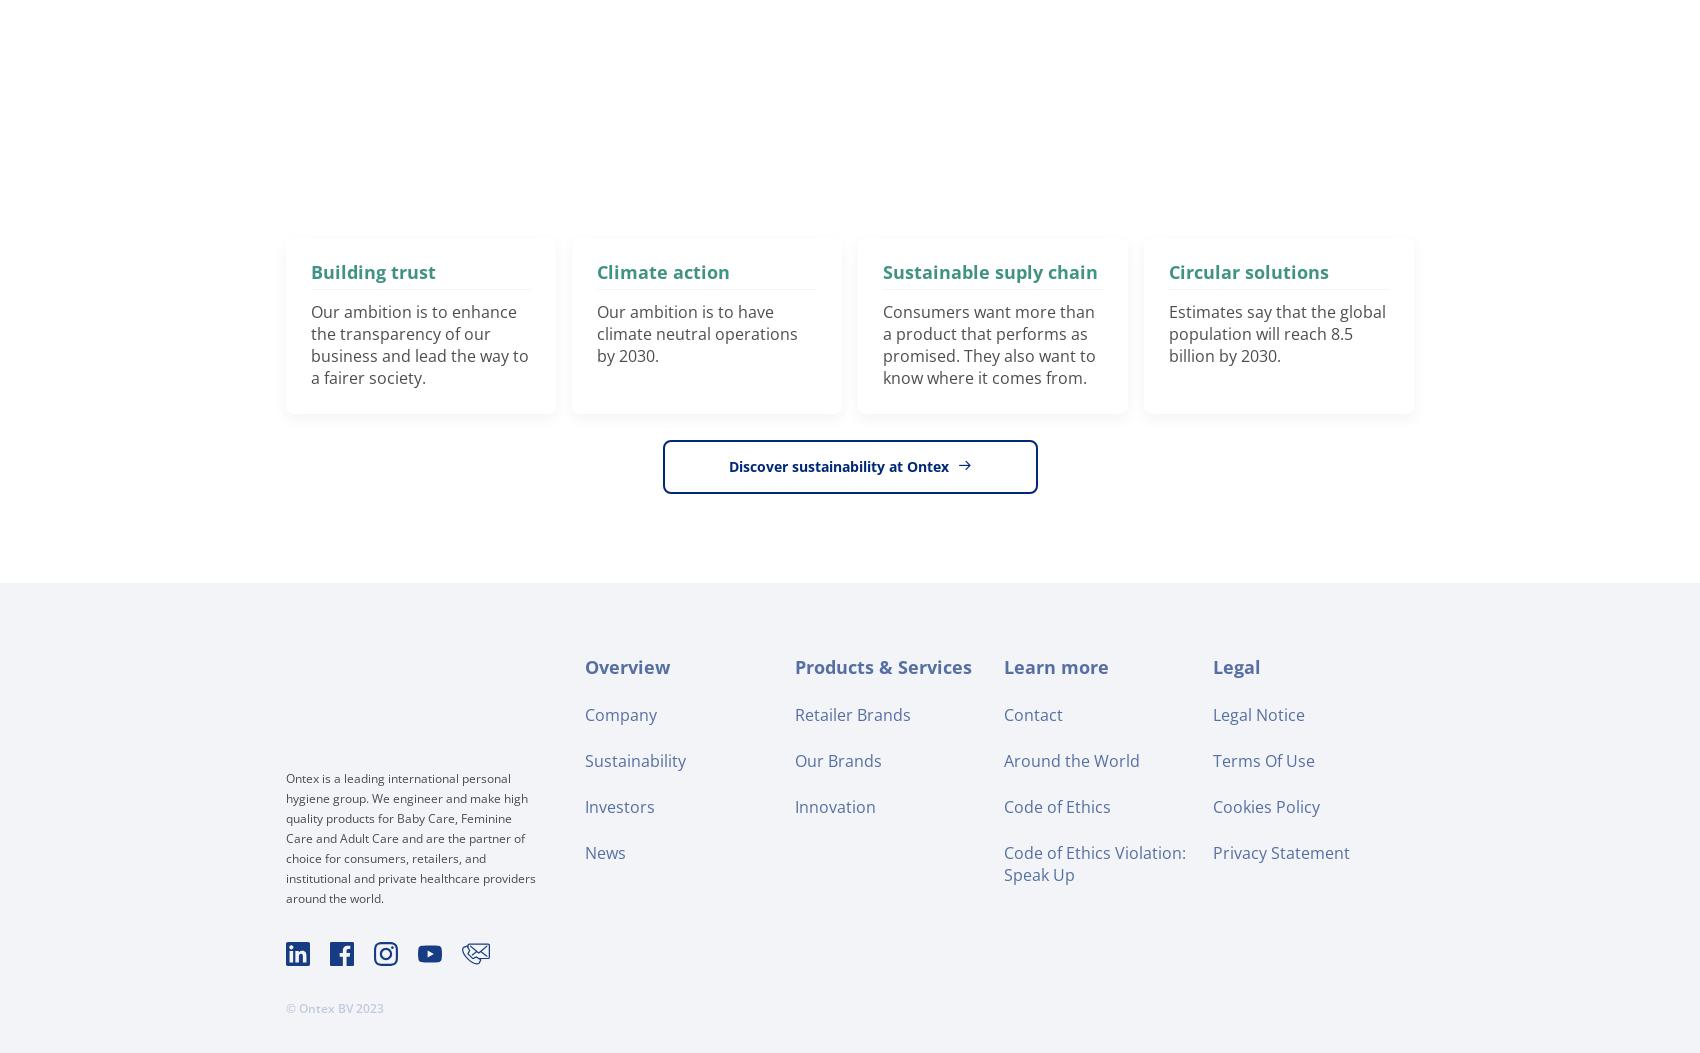 This screenshot has height=1053, width=1700. I want to click on 'Consumers want more than a product that performs as promised. They also want to know where it comes from.', so click(988, 343).